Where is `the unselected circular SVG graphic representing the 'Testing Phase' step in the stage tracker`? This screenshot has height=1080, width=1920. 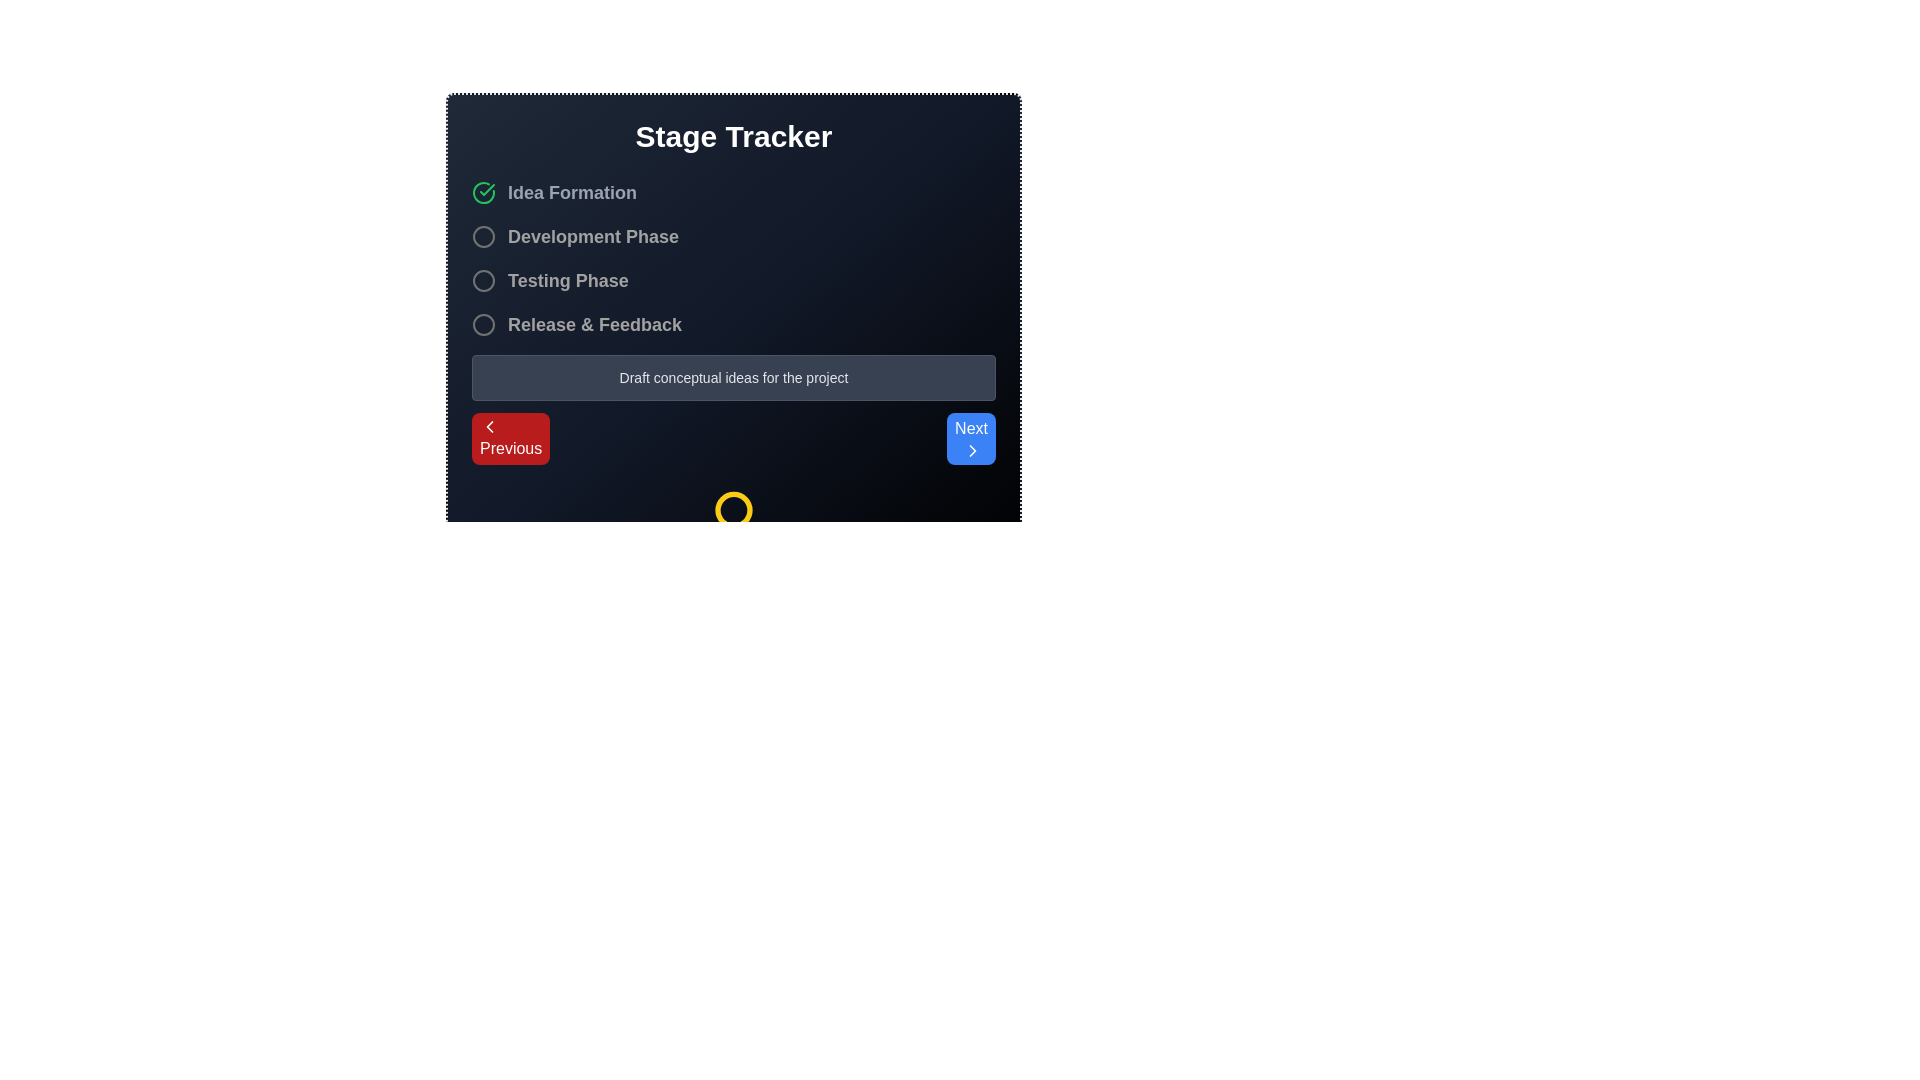
the unselected circular SVG graphic representing the 'Testing Phase' step in the stage tracker is located at coordinates (484, 281).